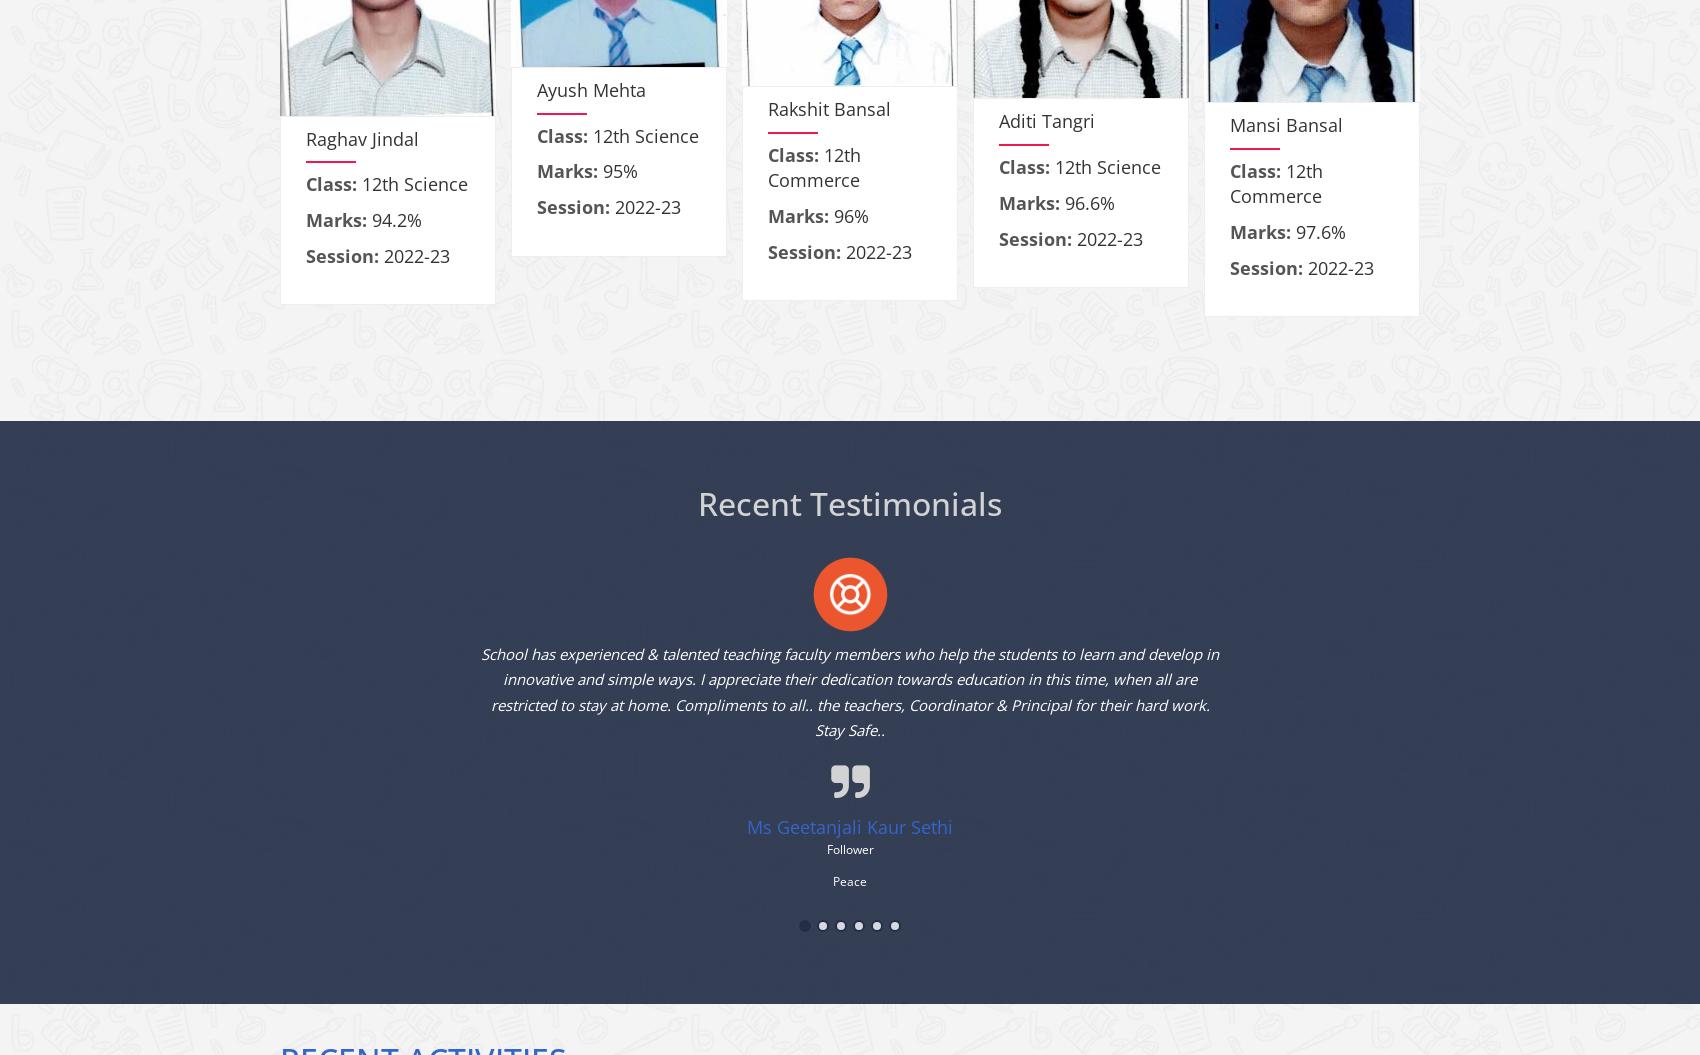  I want to click on '93.6%', so click(135, 279).